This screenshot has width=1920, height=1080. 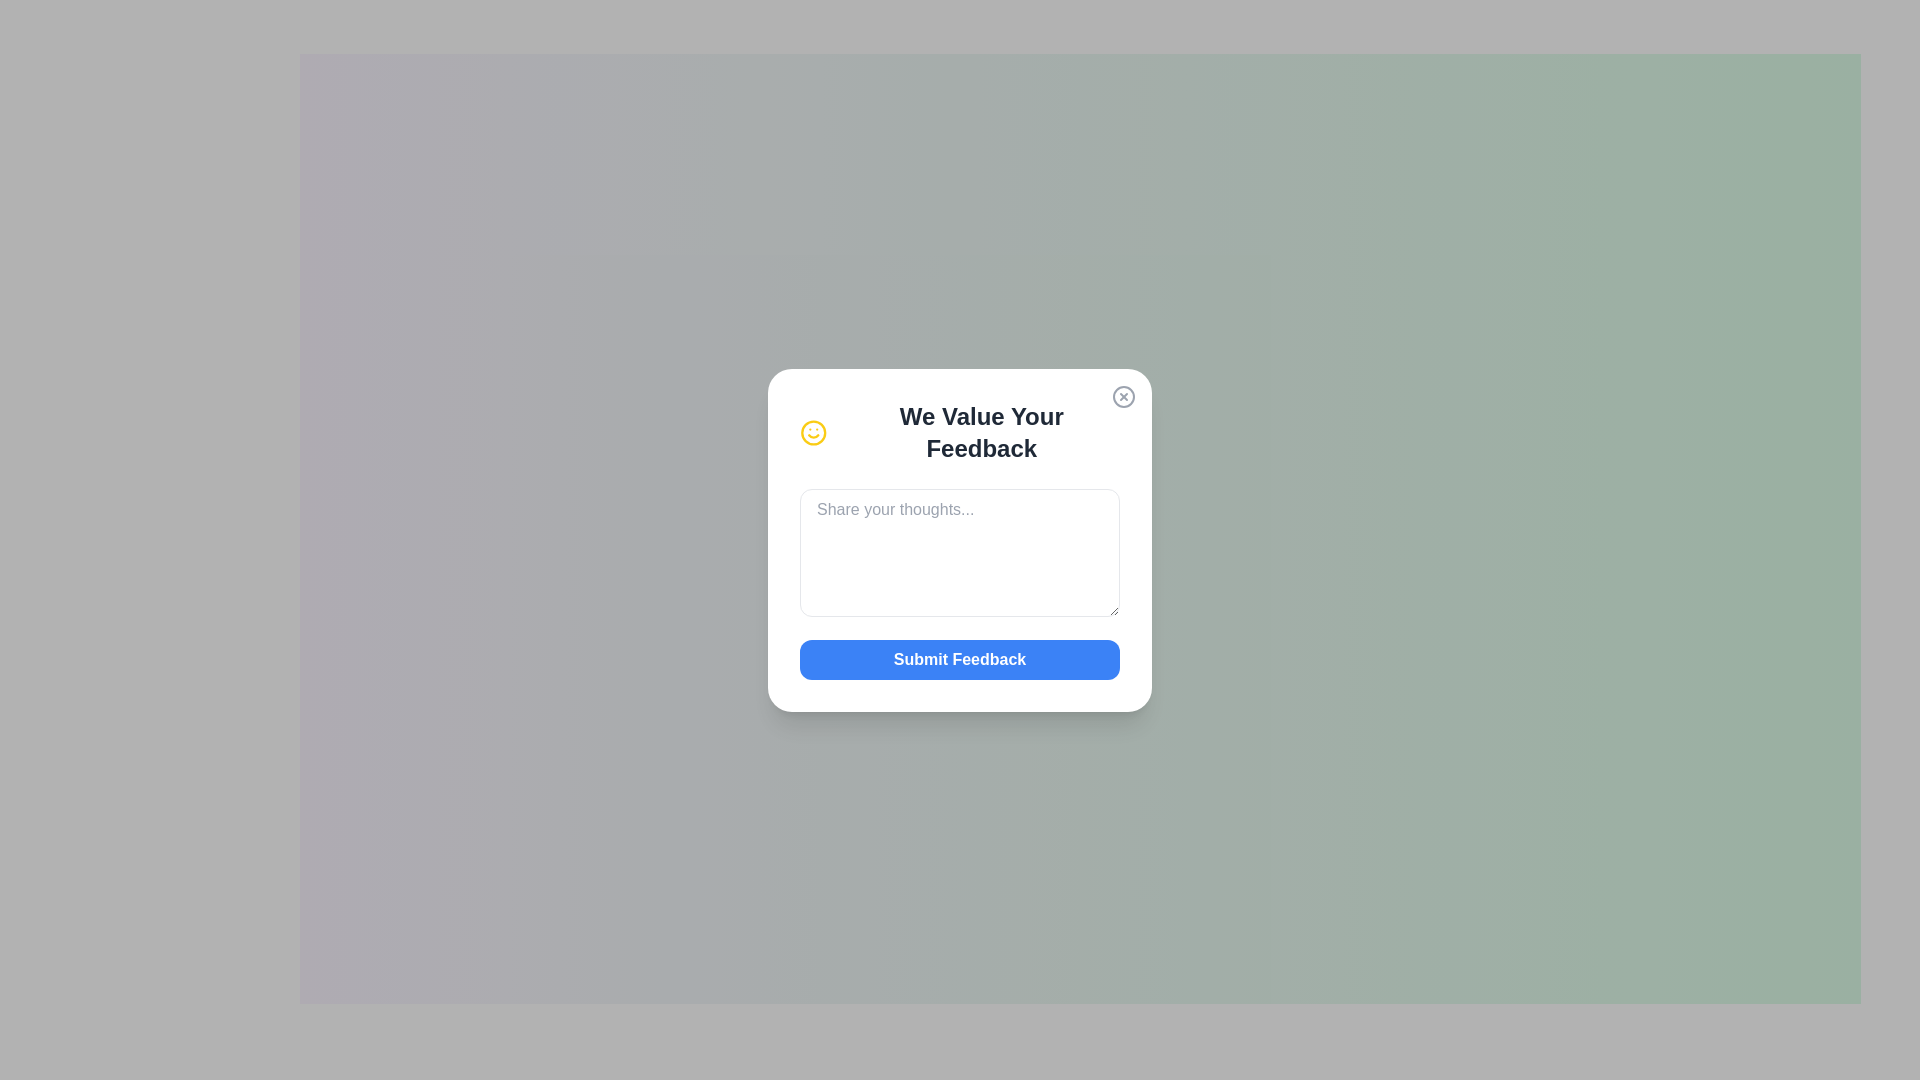 What do you see at coordinates (960, 659) in the screenshot?
I see `the rectangular button with a solid blue background and the text 'Submit Feedback'` at bounding box center [960, 659].